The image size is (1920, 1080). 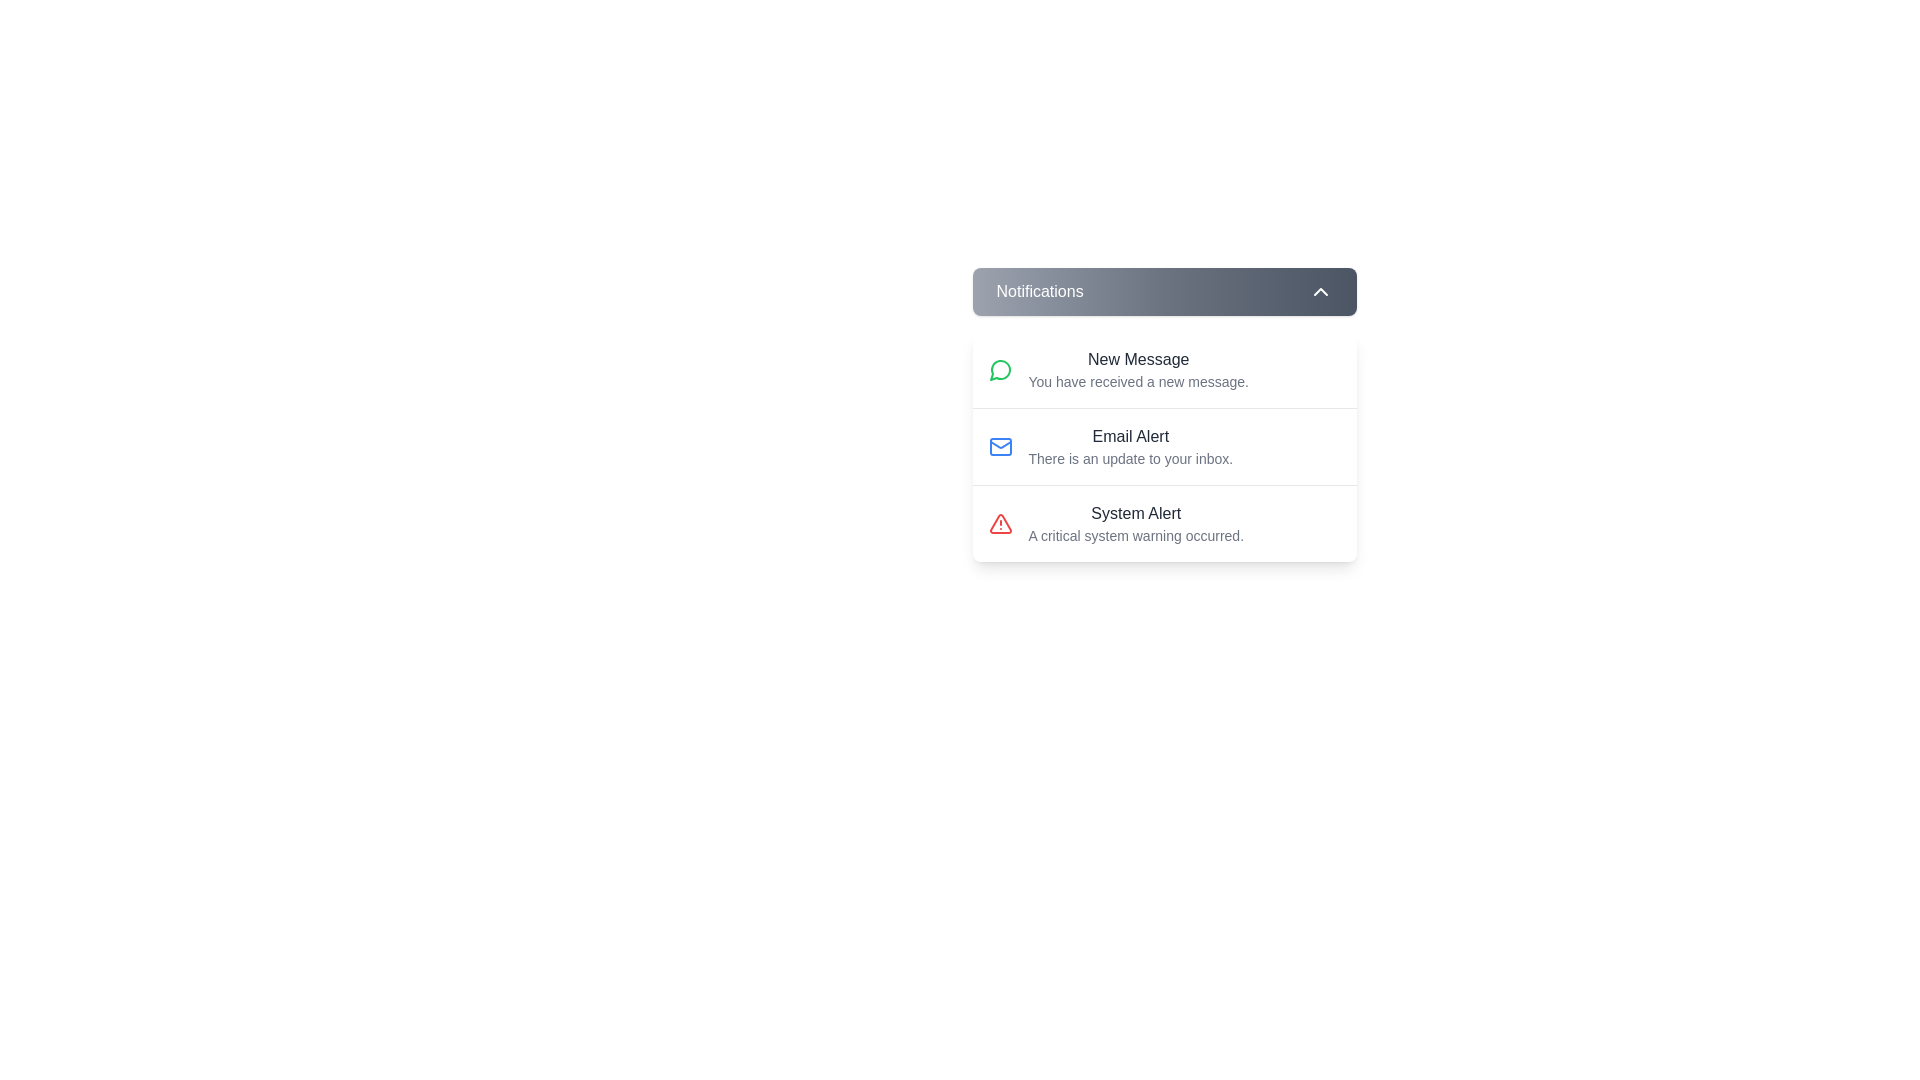 I want to click on text element displaying 'There is an update to your inbox.' located below the 'Email Alert' title within the notification card, so click(x=1130, y=459).